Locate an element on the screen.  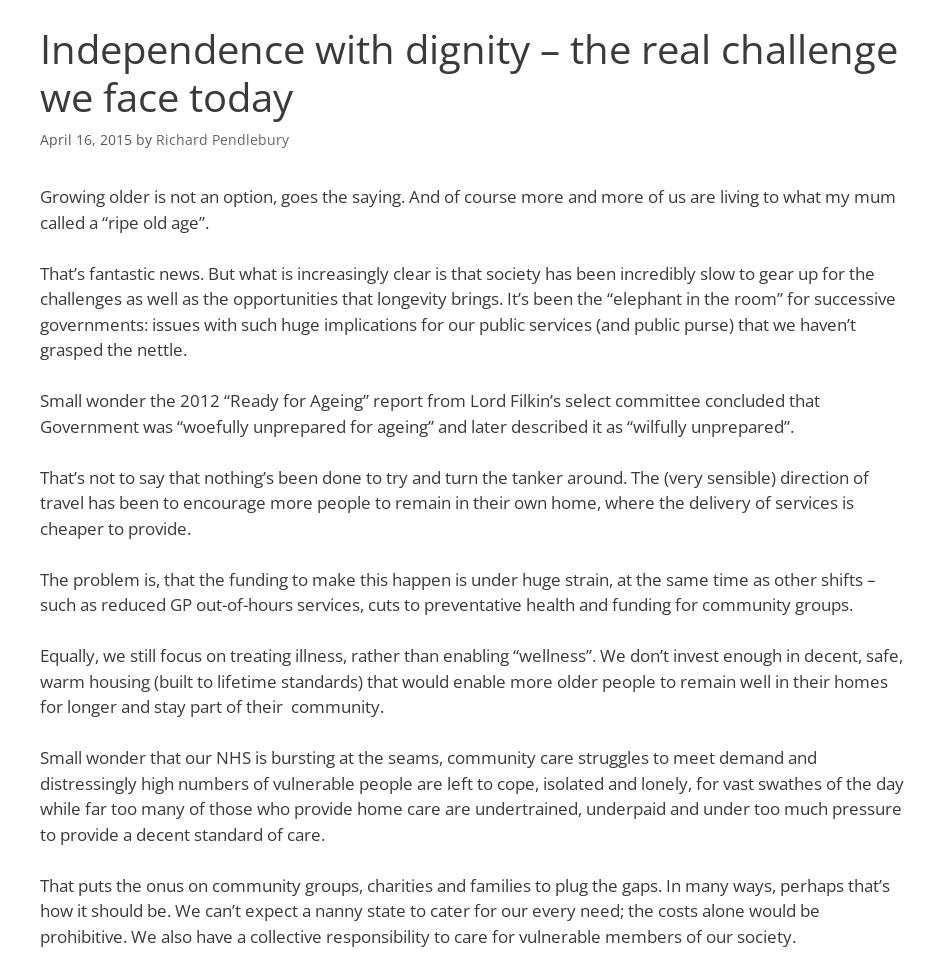
'Growing older is not an option, goes the saying. And of course more and more of us are living to what my mum called a “ripe old age”.' is located at coordinates (466, 208).